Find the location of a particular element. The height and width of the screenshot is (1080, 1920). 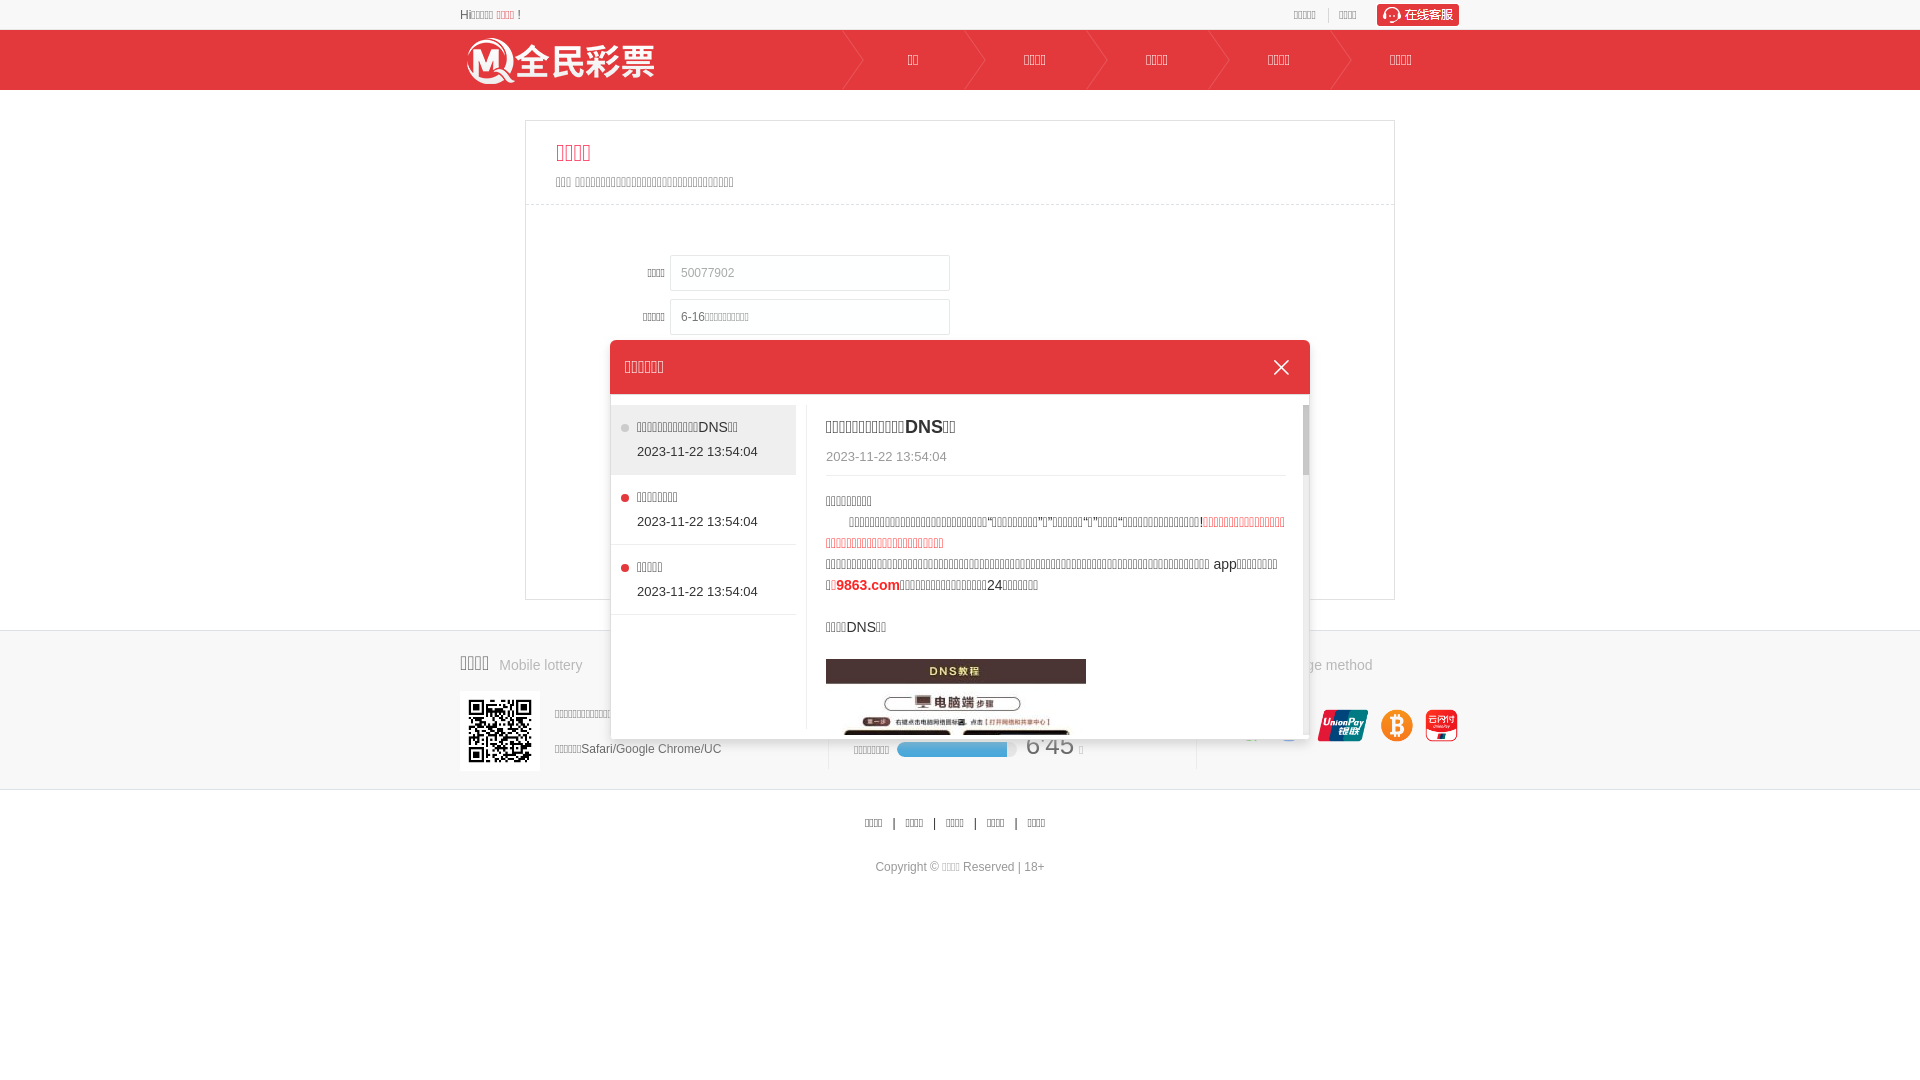

'|' is located at coordinates (933, 823).